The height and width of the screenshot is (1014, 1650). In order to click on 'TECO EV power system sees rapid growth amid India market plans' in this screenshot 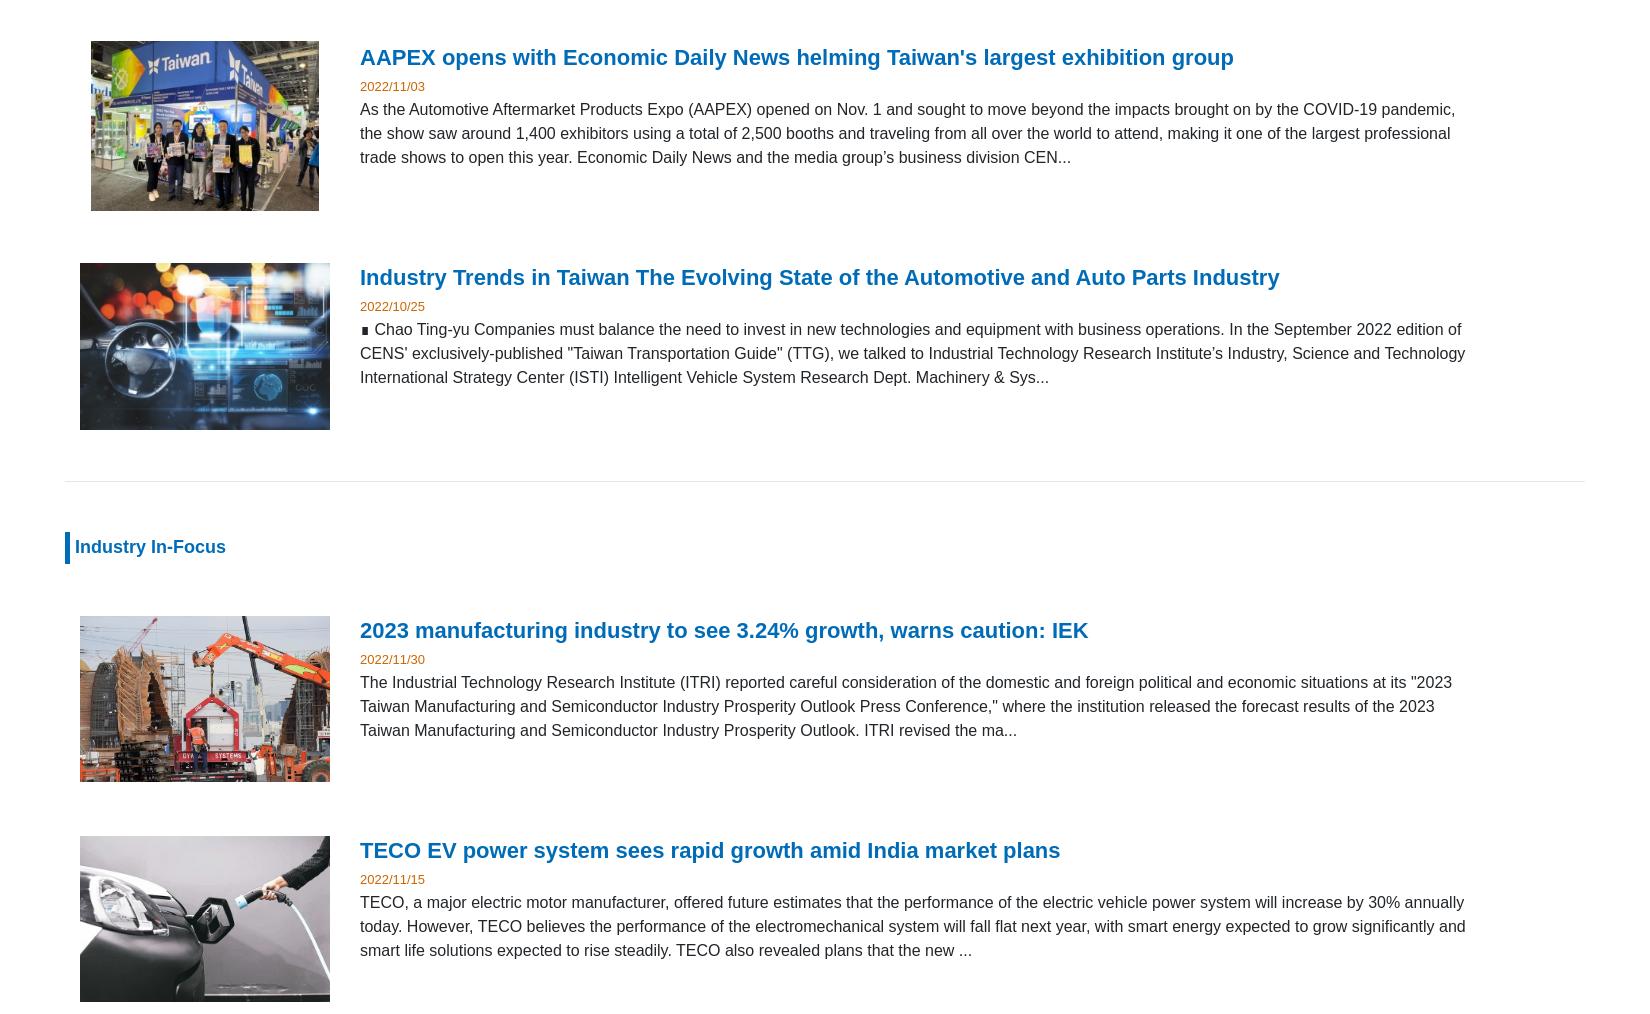, I will do `click(708, 848)`.